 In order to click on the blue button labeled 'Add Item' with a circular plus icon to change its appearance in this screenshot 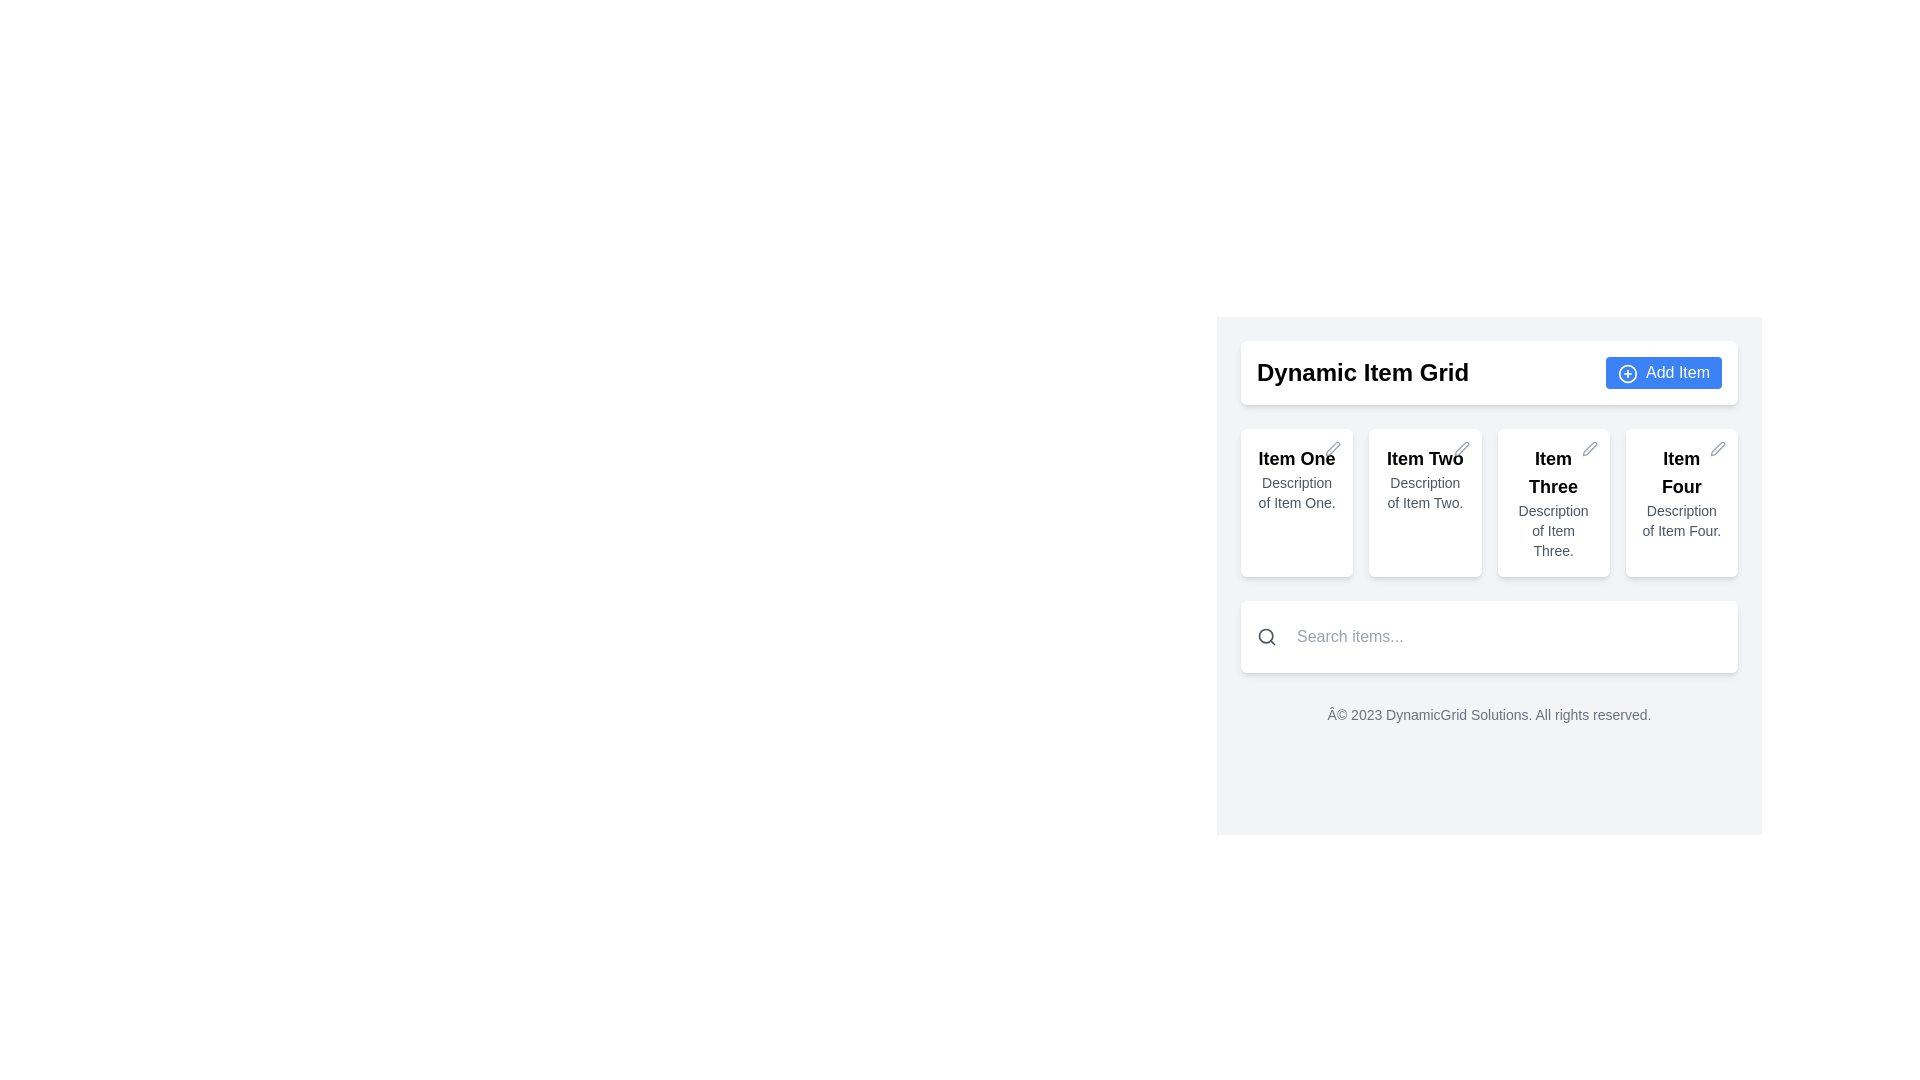, I will do `click(1664, 373)`.